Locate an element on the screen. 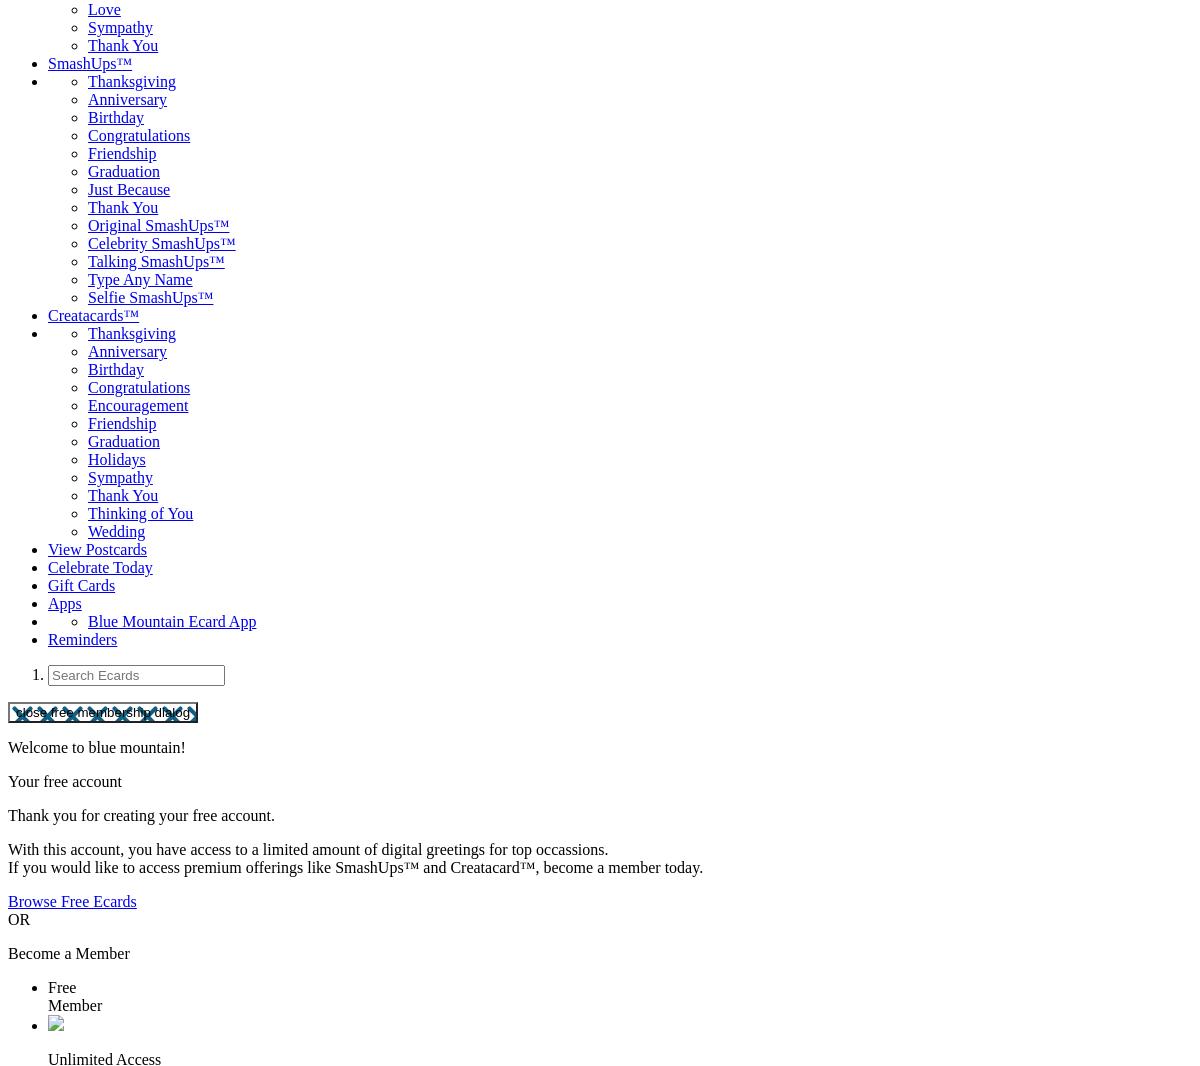 Image resolution: width=1200 pixels, height=1066 pixels. 'Your free account' is located at coordinates (64, 780).